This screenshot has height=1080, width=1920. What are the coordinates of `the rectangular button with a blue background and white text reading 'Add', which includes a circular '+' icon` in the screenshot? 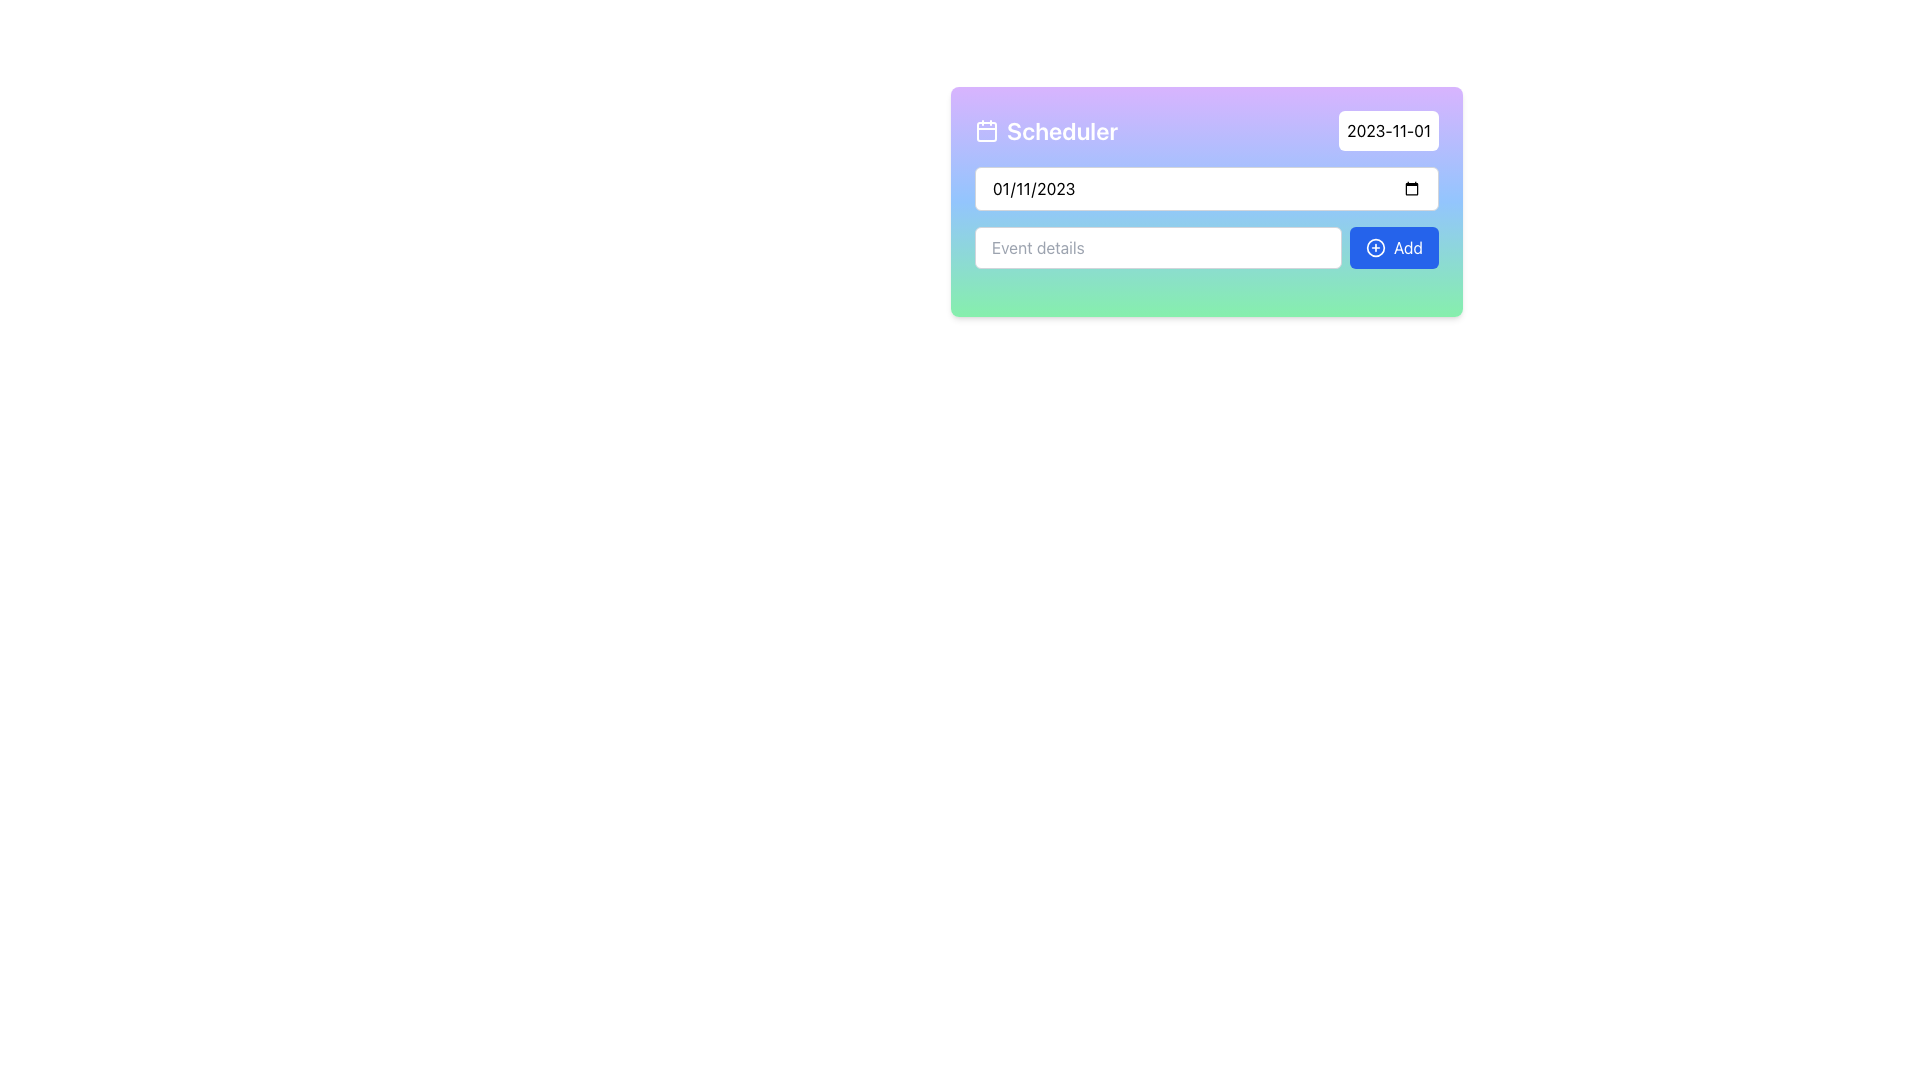 It's located at (1393, 246).